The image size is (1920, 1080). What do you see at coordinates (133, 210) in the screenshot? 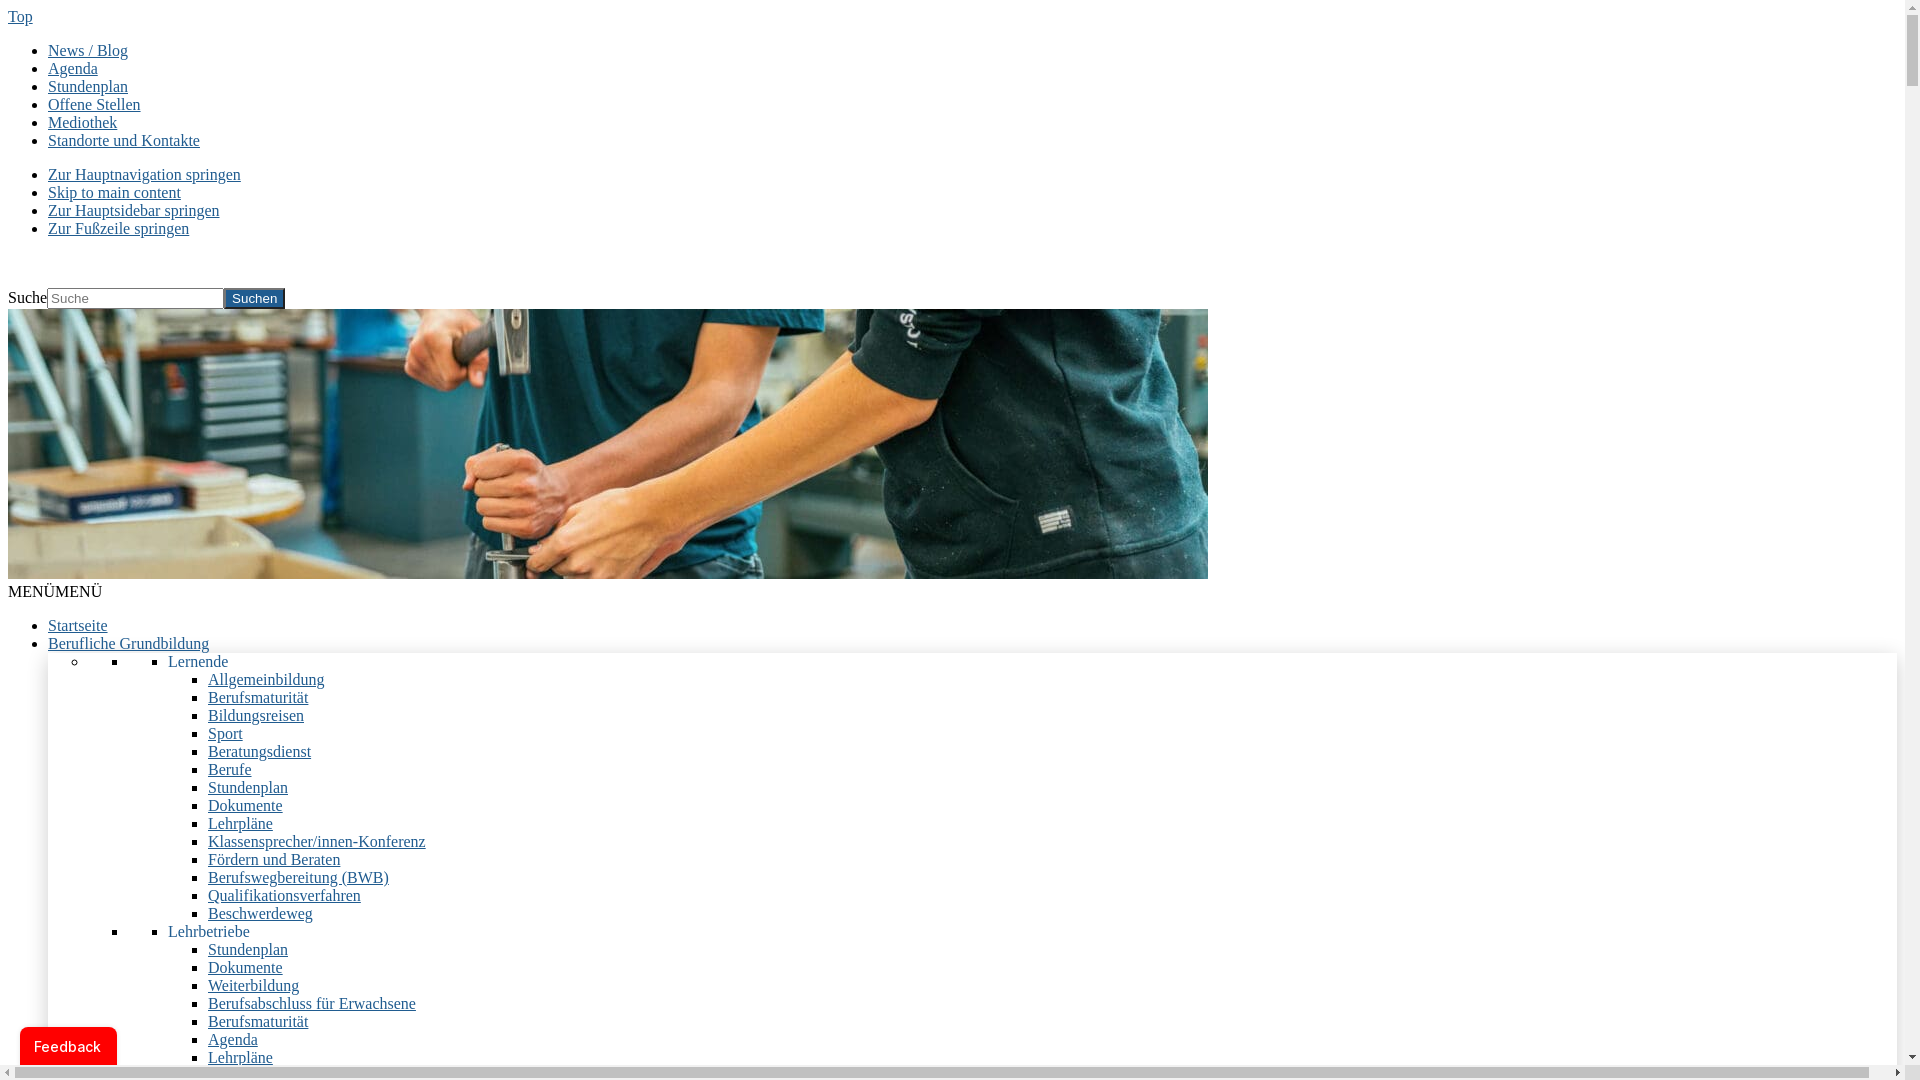
I see `'Zur Hauptsidebar springen'` at bounding box center [133, 210].